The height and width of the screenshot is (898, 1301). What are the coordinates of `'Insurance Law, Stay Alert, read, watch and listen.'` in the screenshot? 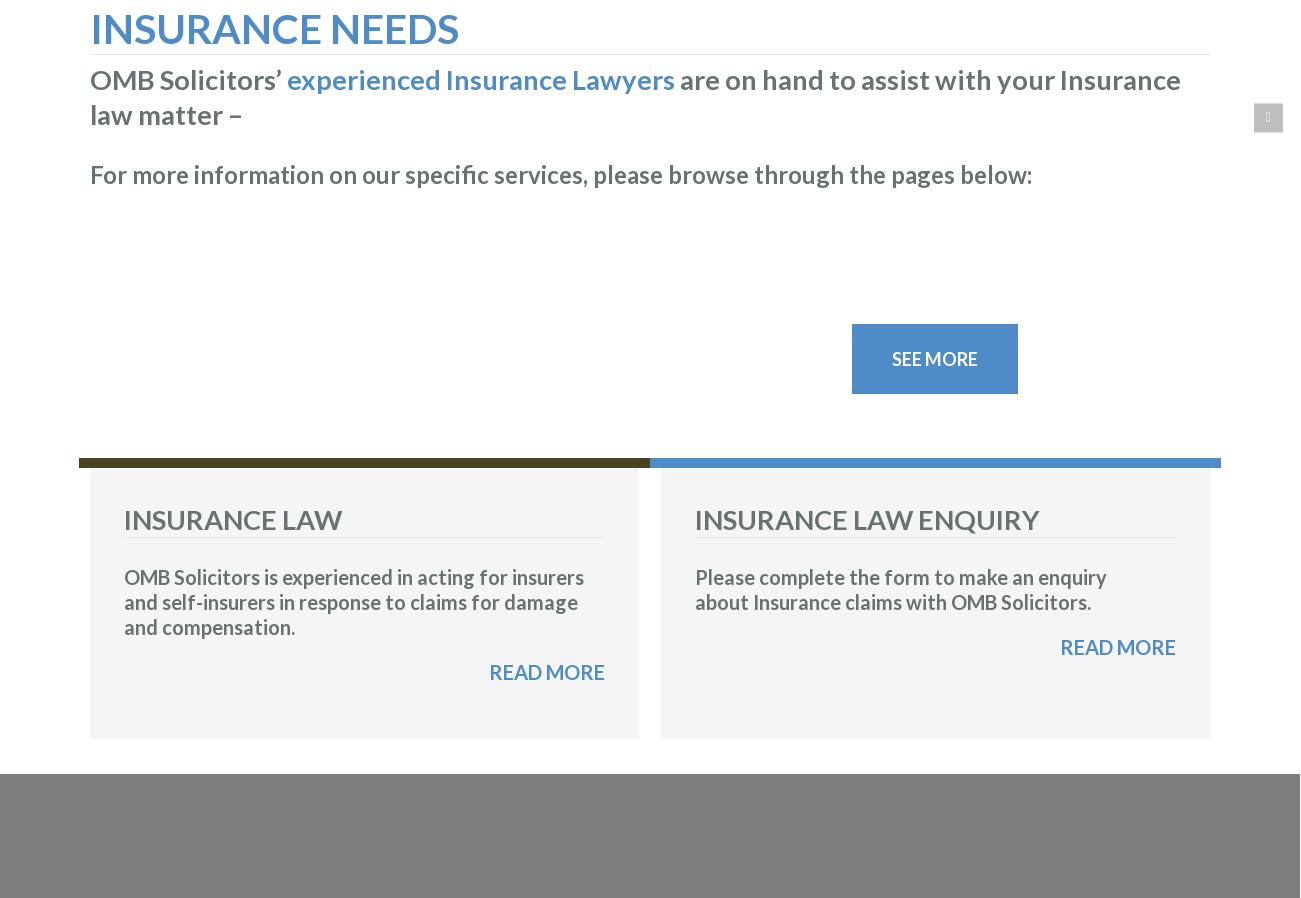 It's located at (118, 357).